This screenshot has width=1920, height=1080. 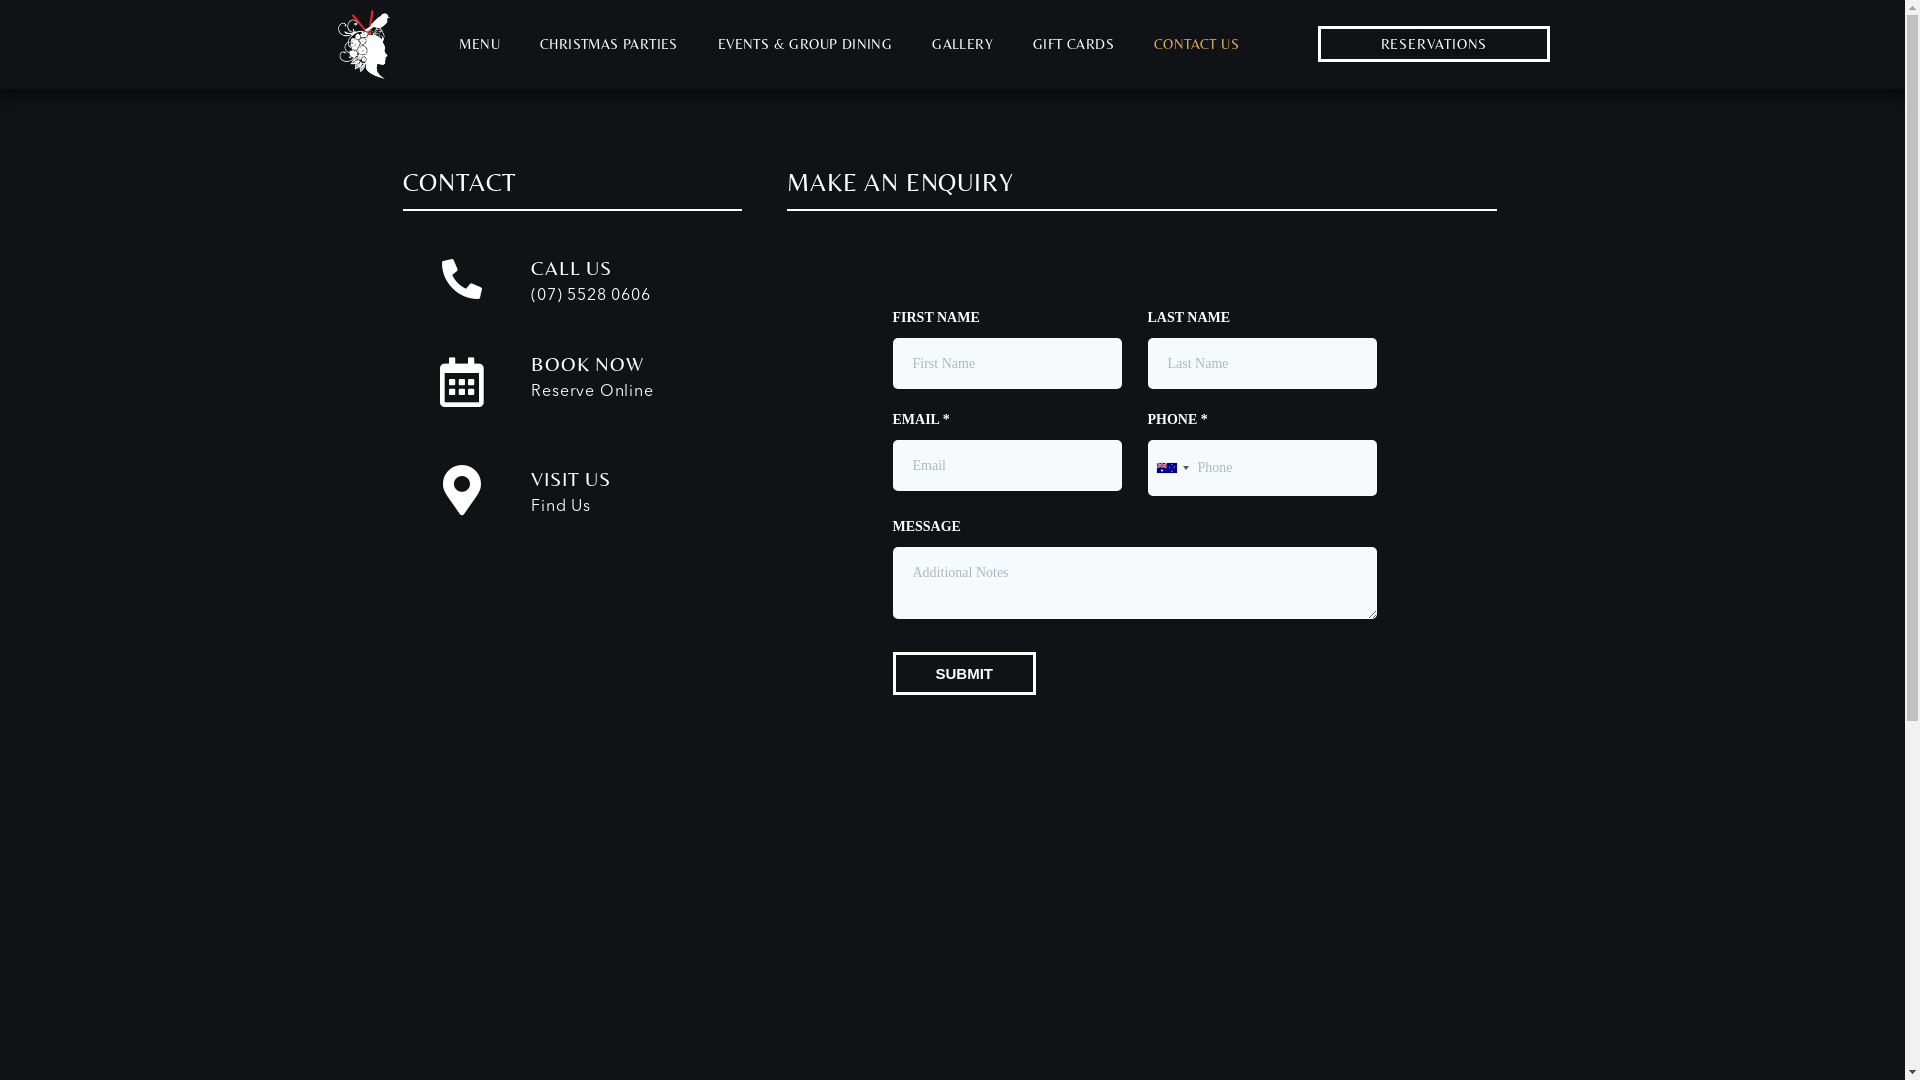 What do you see at coordinates (805, 43) in the screenshot?
I see `'EVENTS & GROUP DINING'` at bounding box center [805, 43].